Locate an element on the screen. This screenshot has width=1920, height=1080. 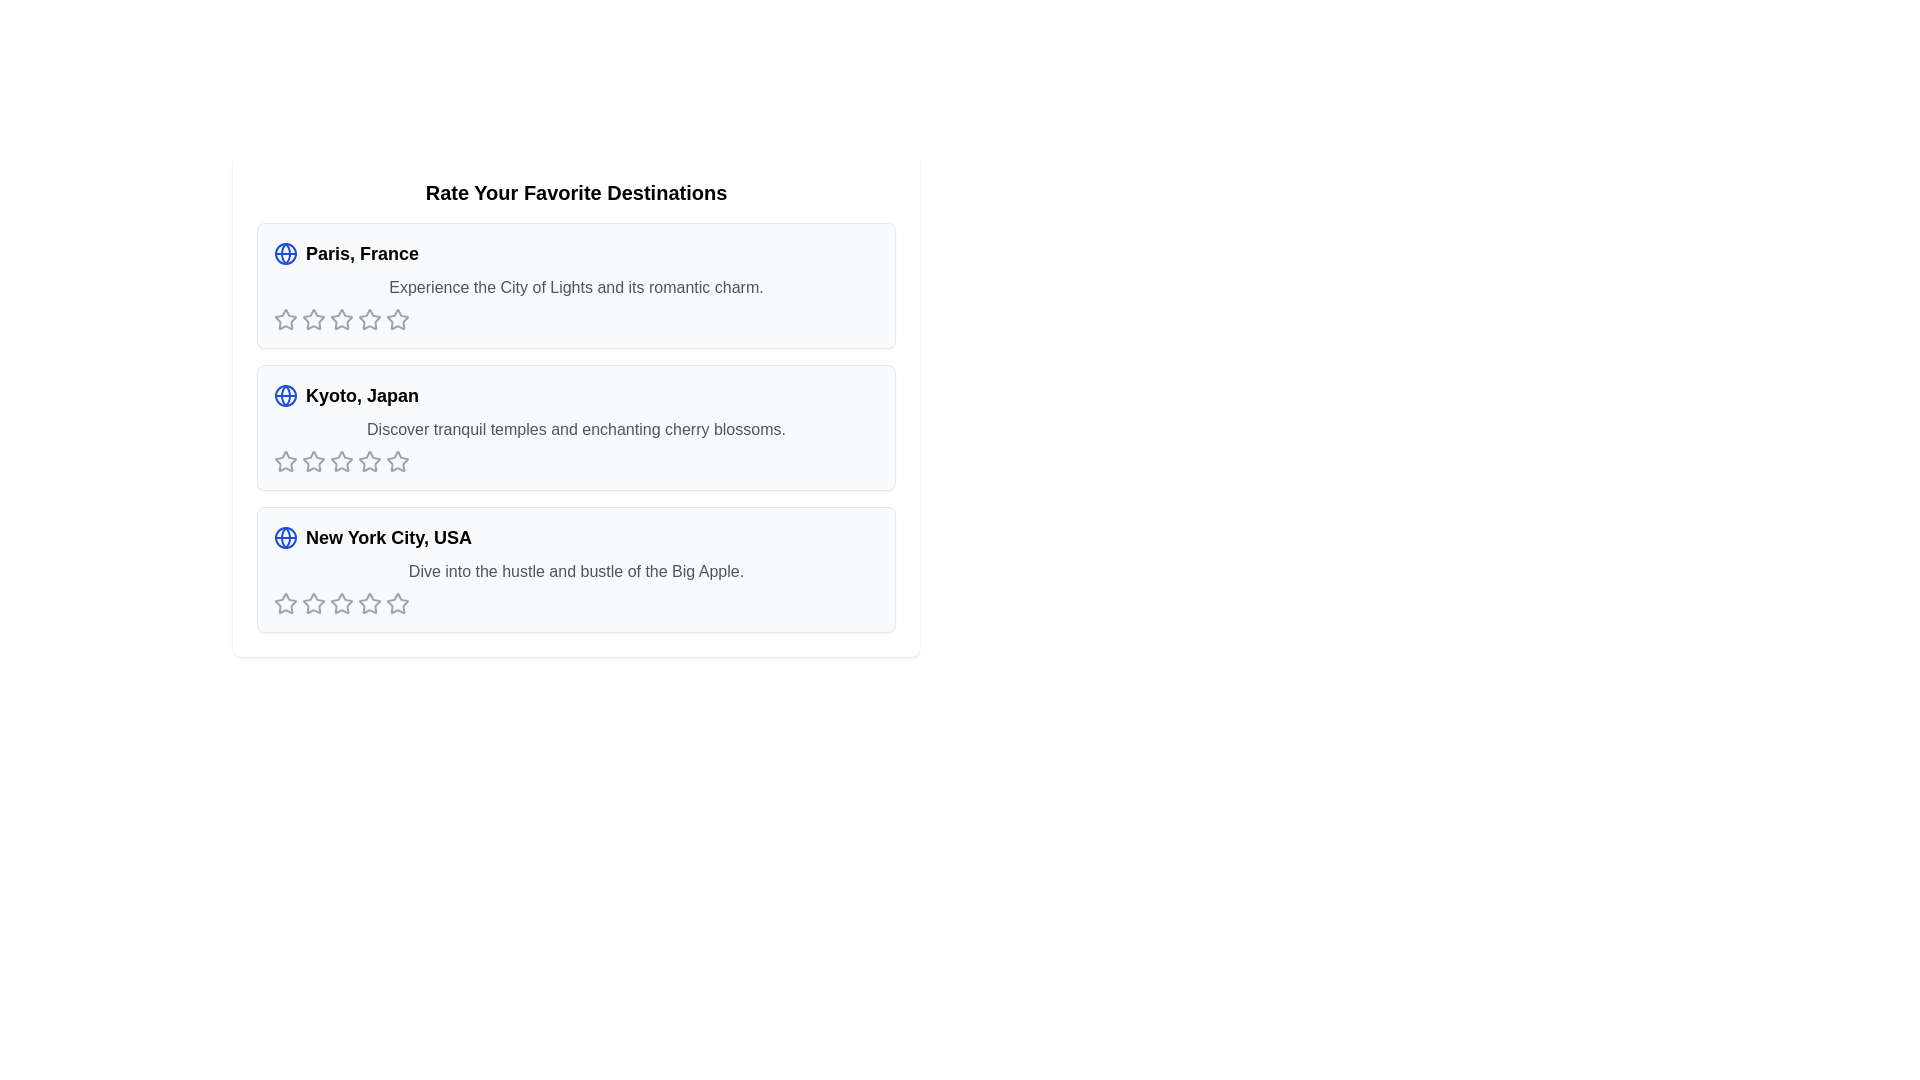
the small, circular blue globe icon located to the left of the text 'New York City, USA' is located at coordinates (285, 536).